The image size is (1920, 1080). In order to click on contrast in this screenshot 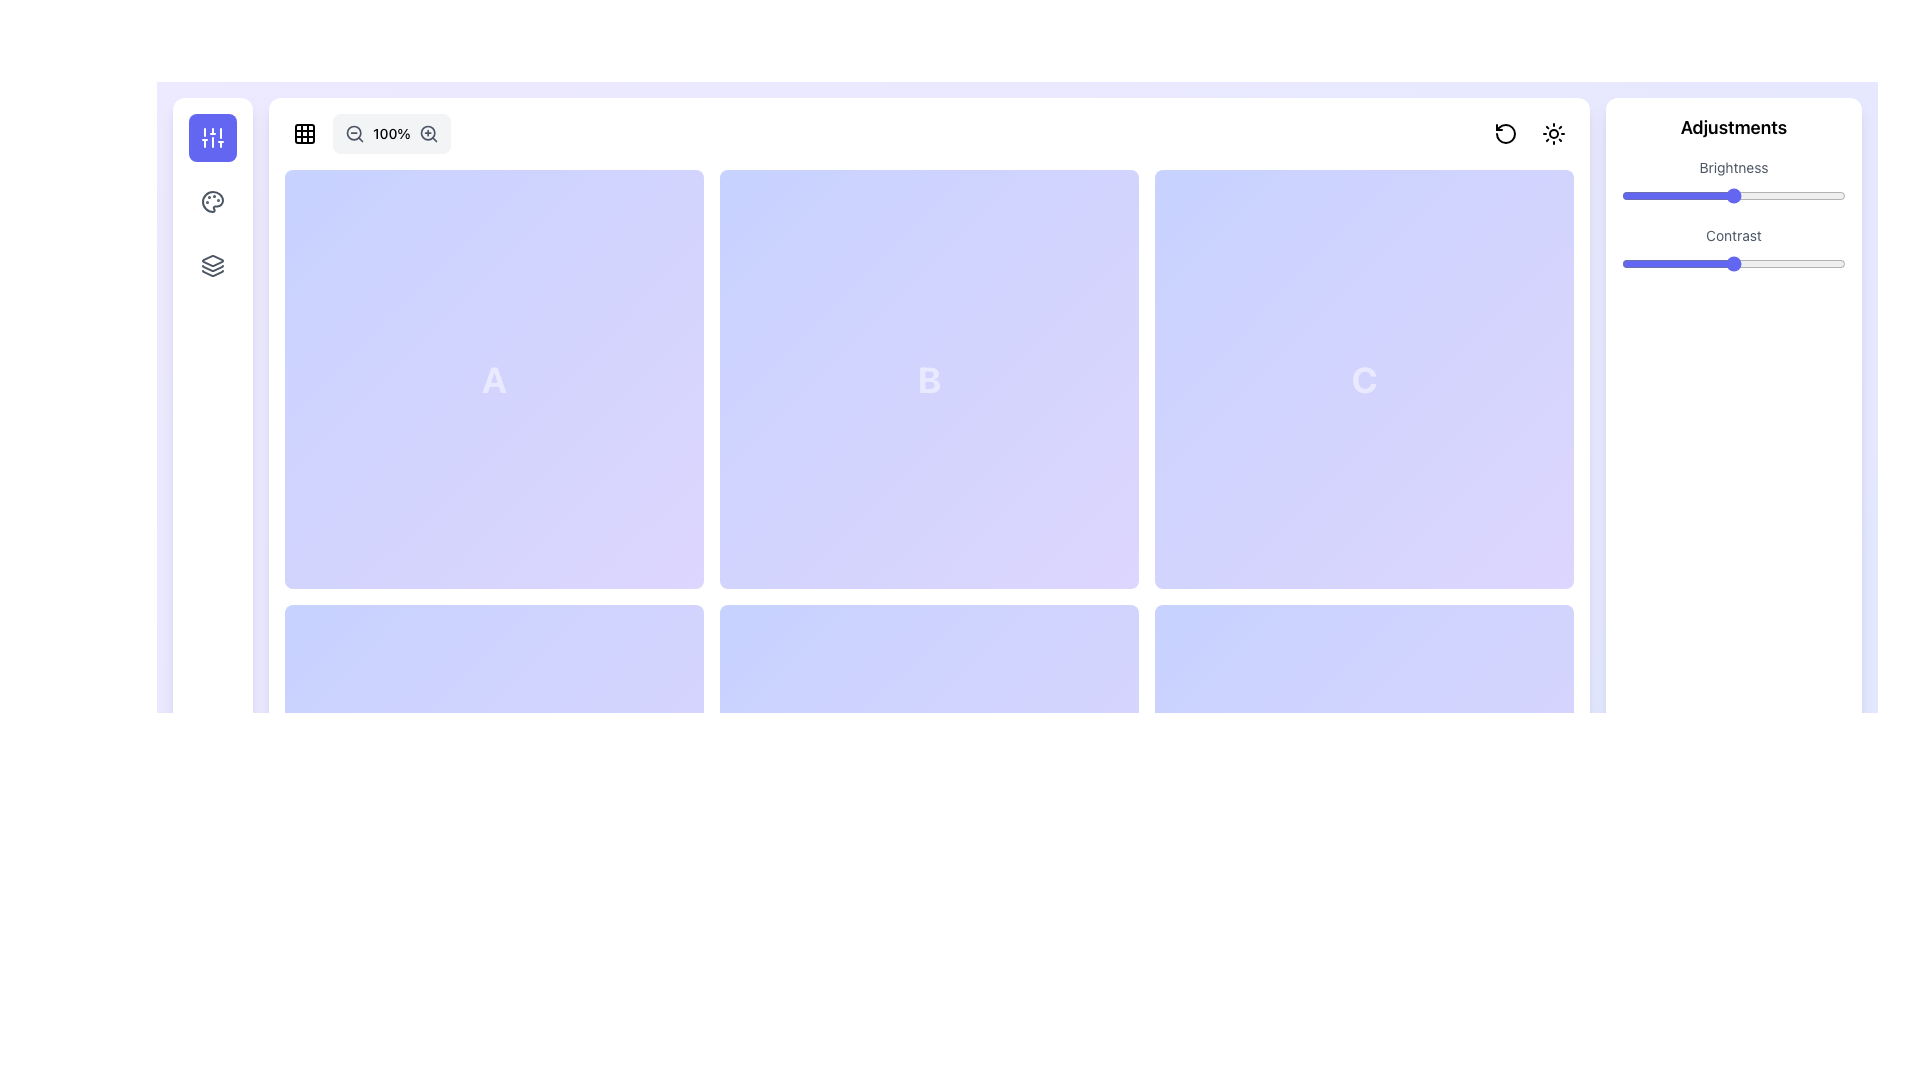, I will do `click(1703, 262)`.